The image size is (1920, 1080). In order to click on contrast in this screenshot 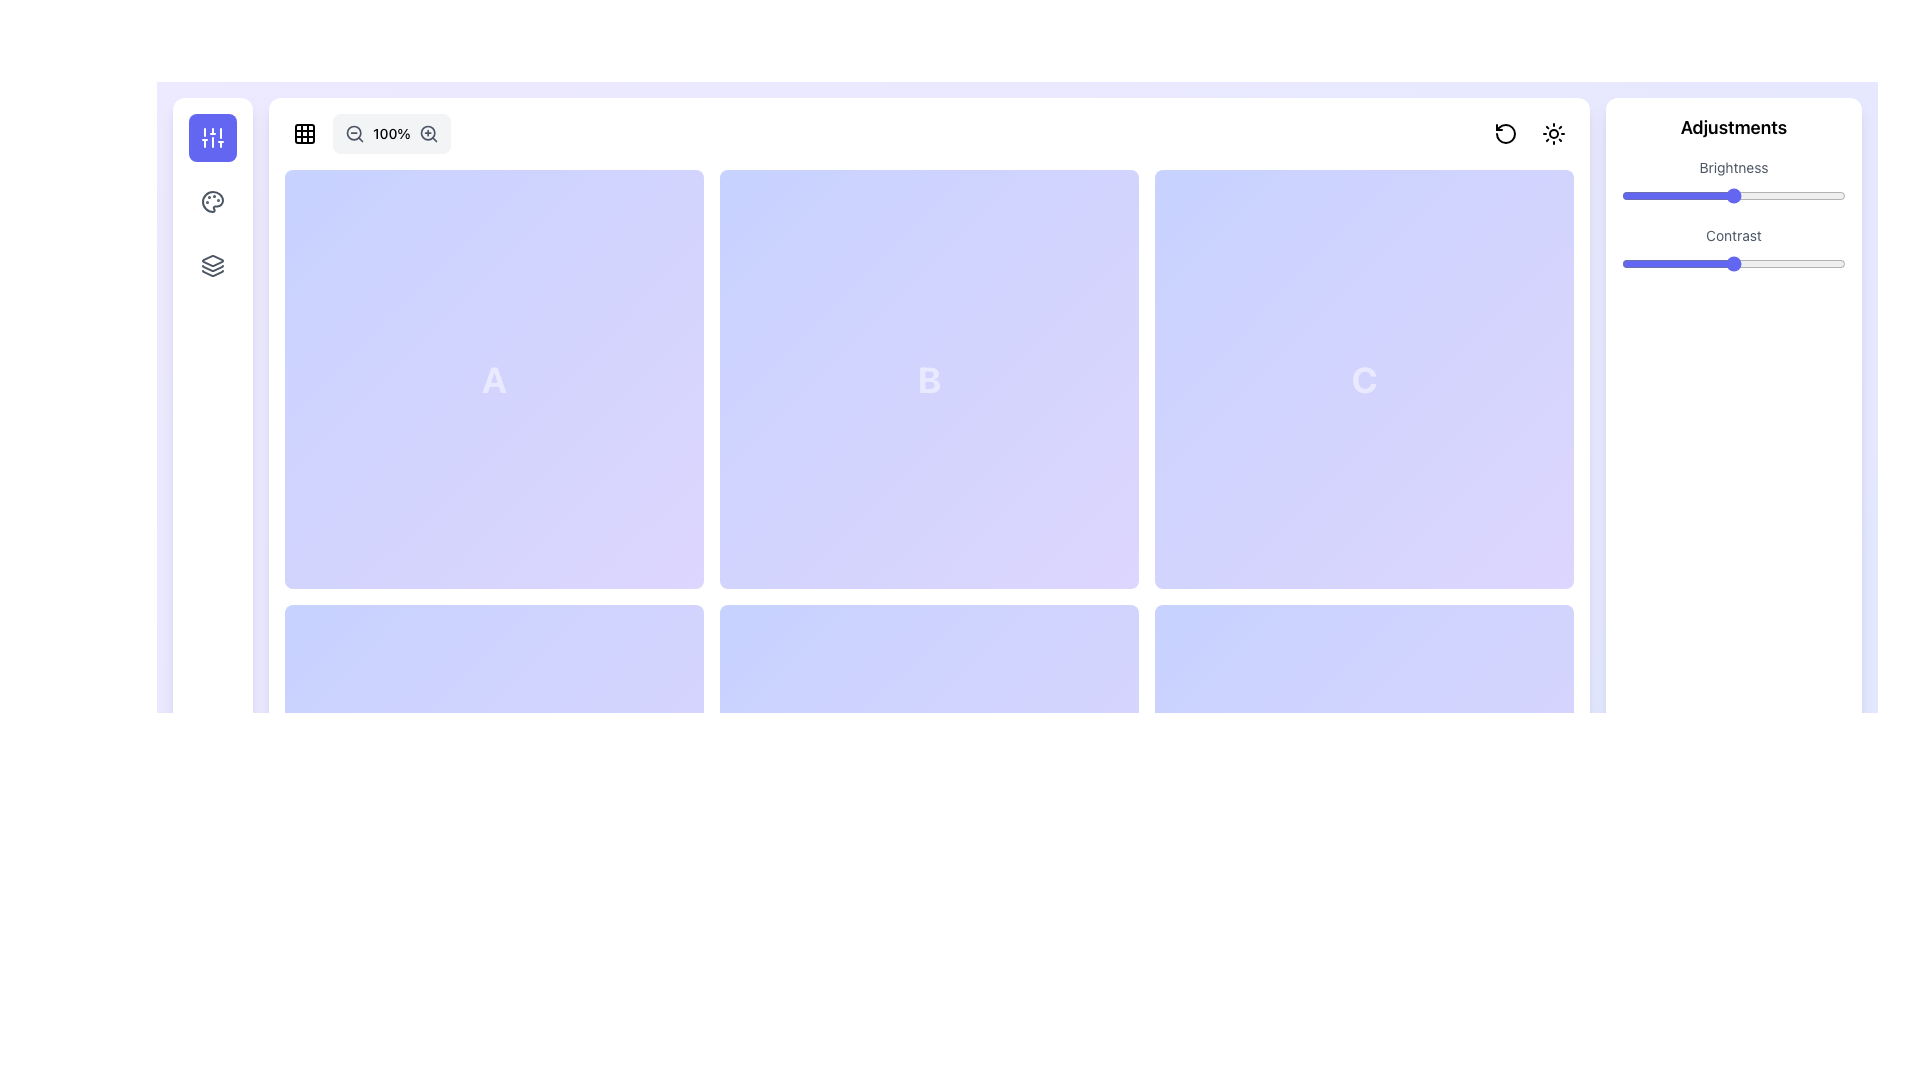, I will do `click(1703, 262)`.